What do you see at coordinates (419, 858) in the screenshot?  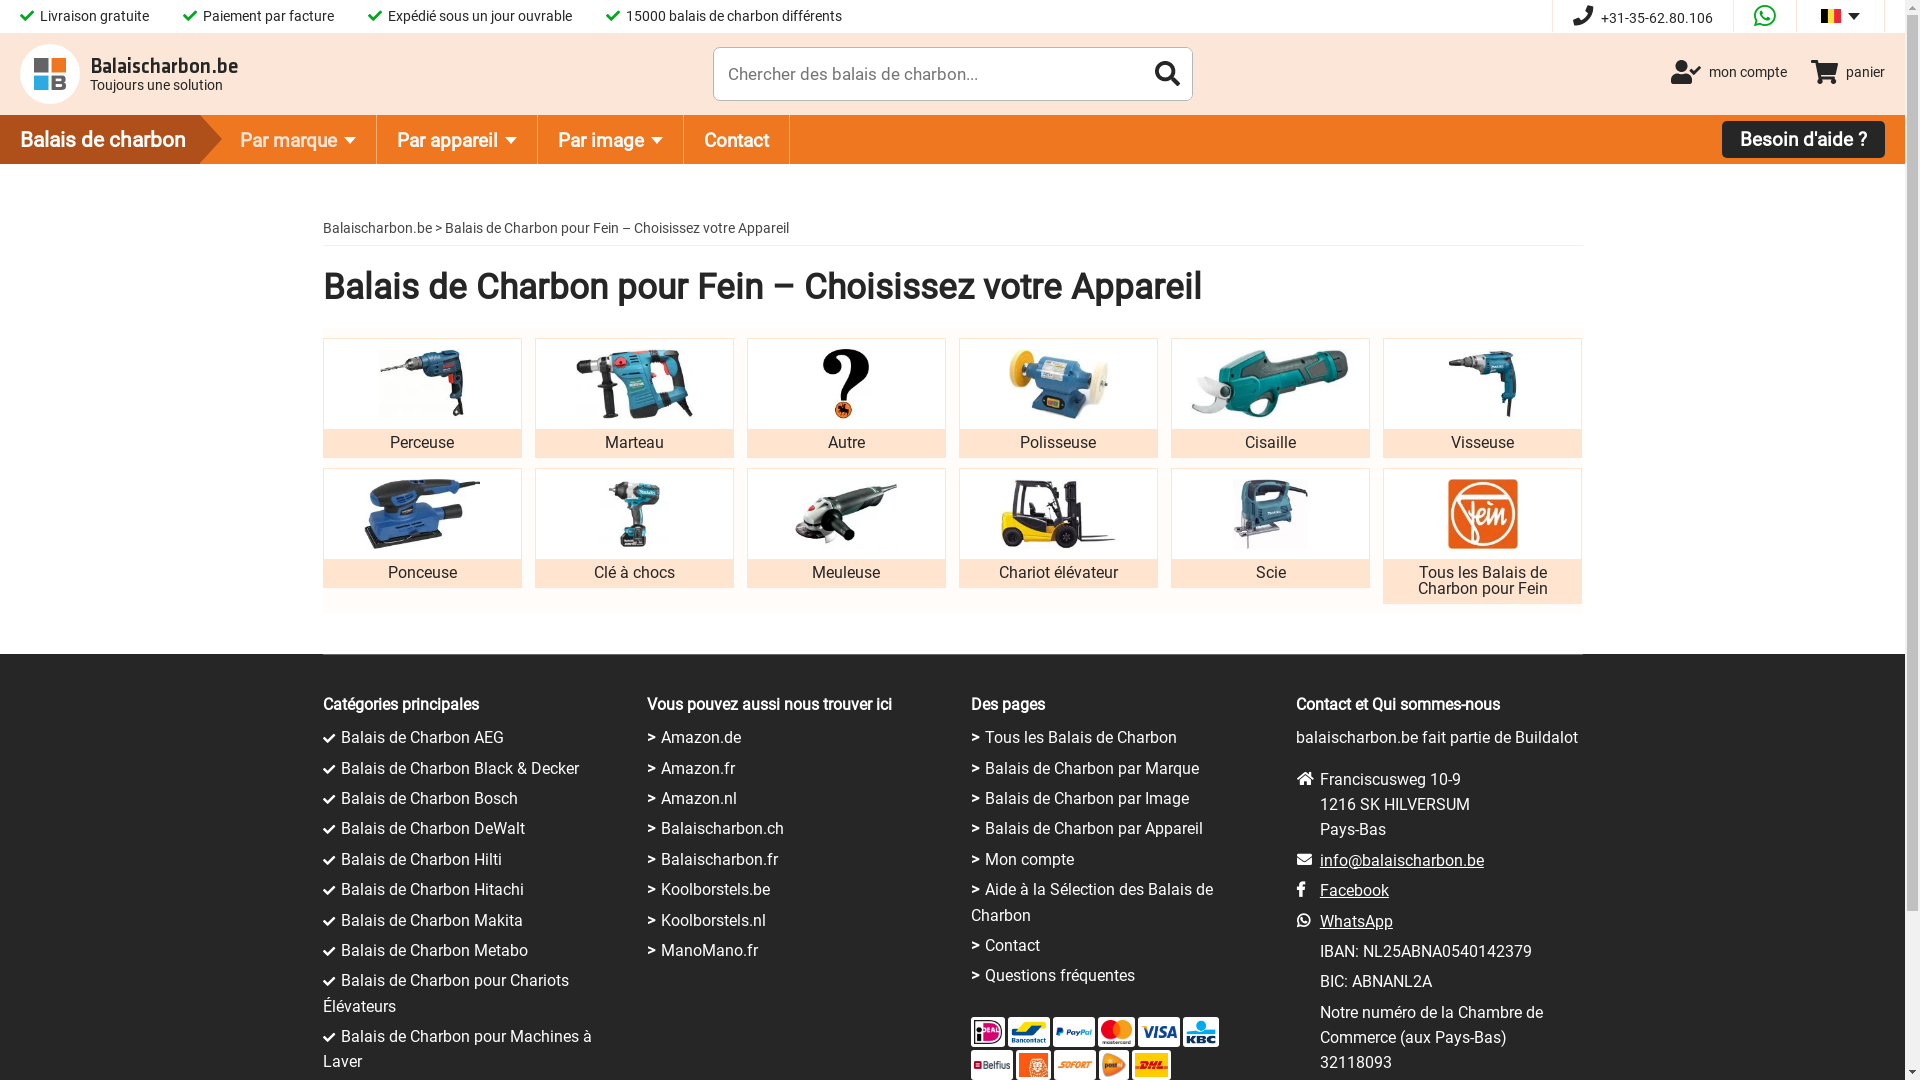 I see `'Balais de Charbon Hilti'` at bounding box center [419, 858].